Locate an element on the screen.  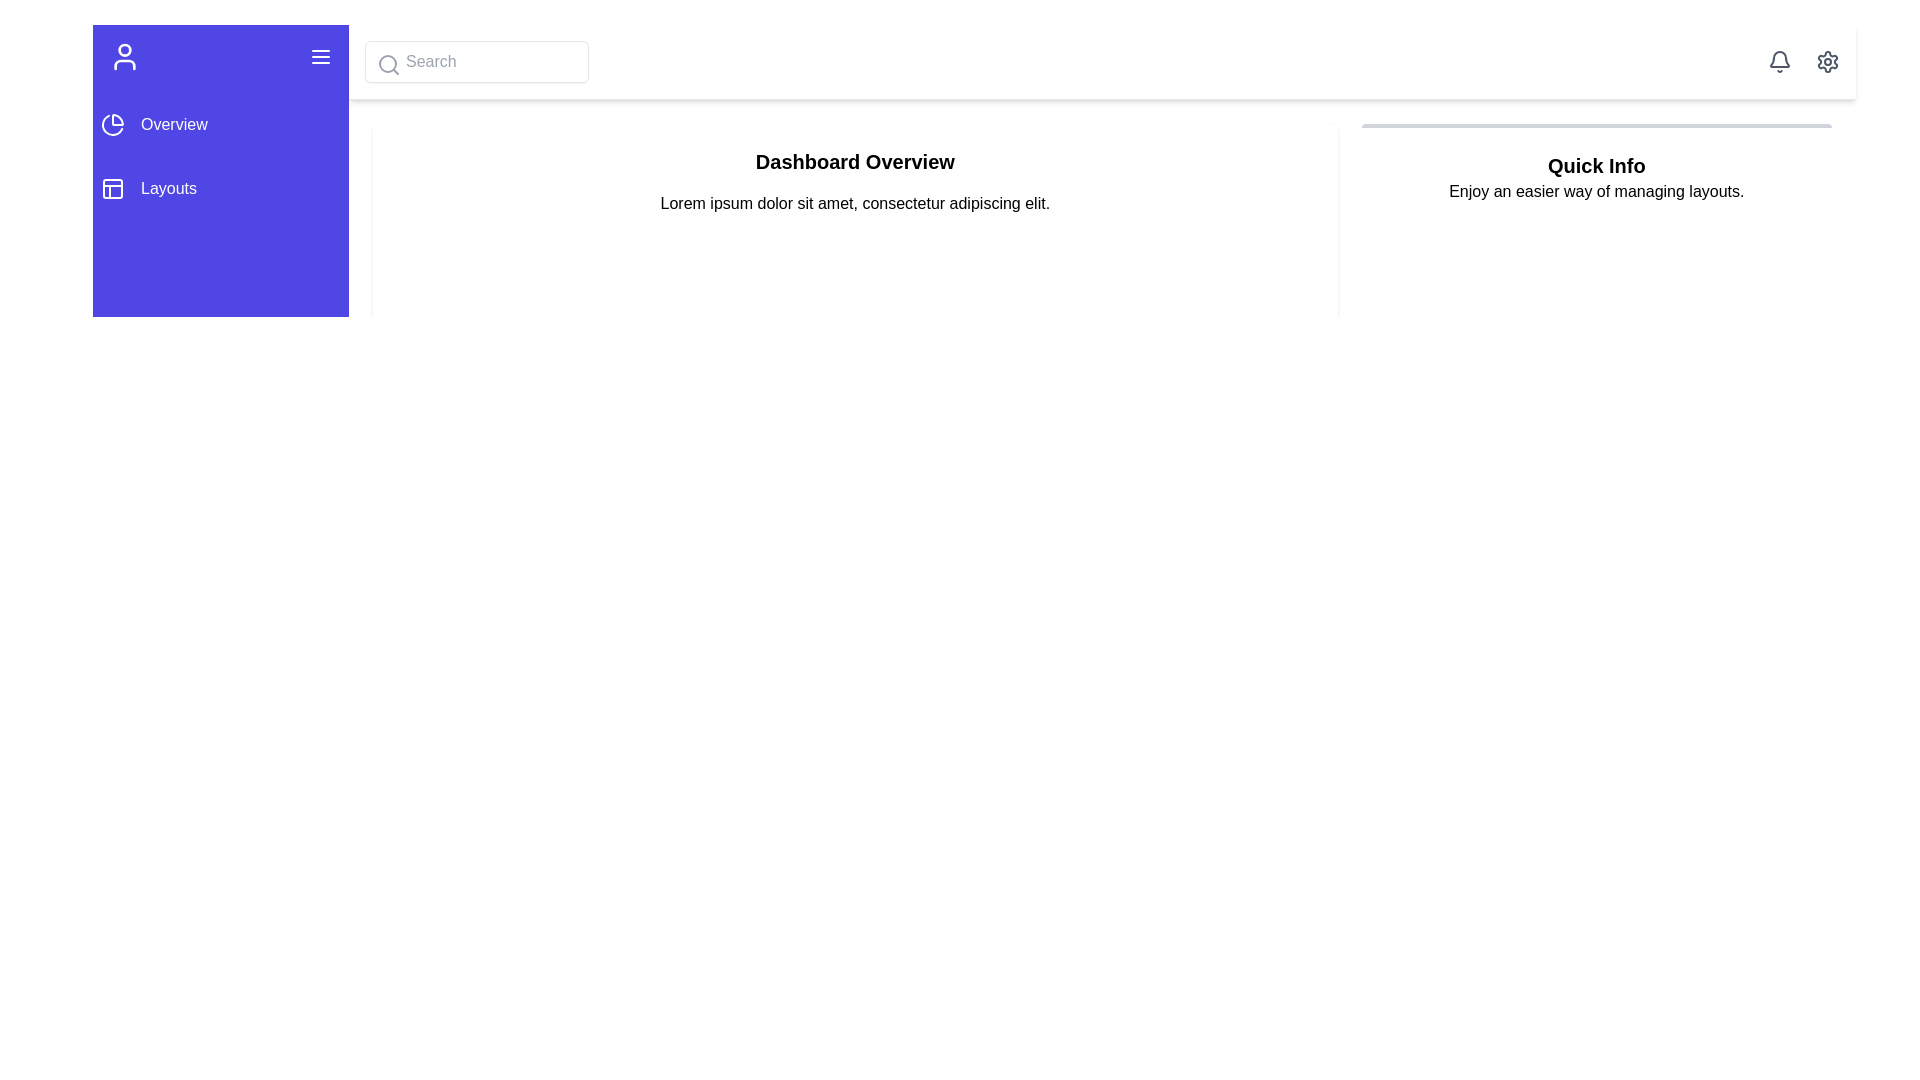
the decorative search icon located inside the search input field at the top-left section of the interface, next to the sidebar is located at coordinates (388, 64).